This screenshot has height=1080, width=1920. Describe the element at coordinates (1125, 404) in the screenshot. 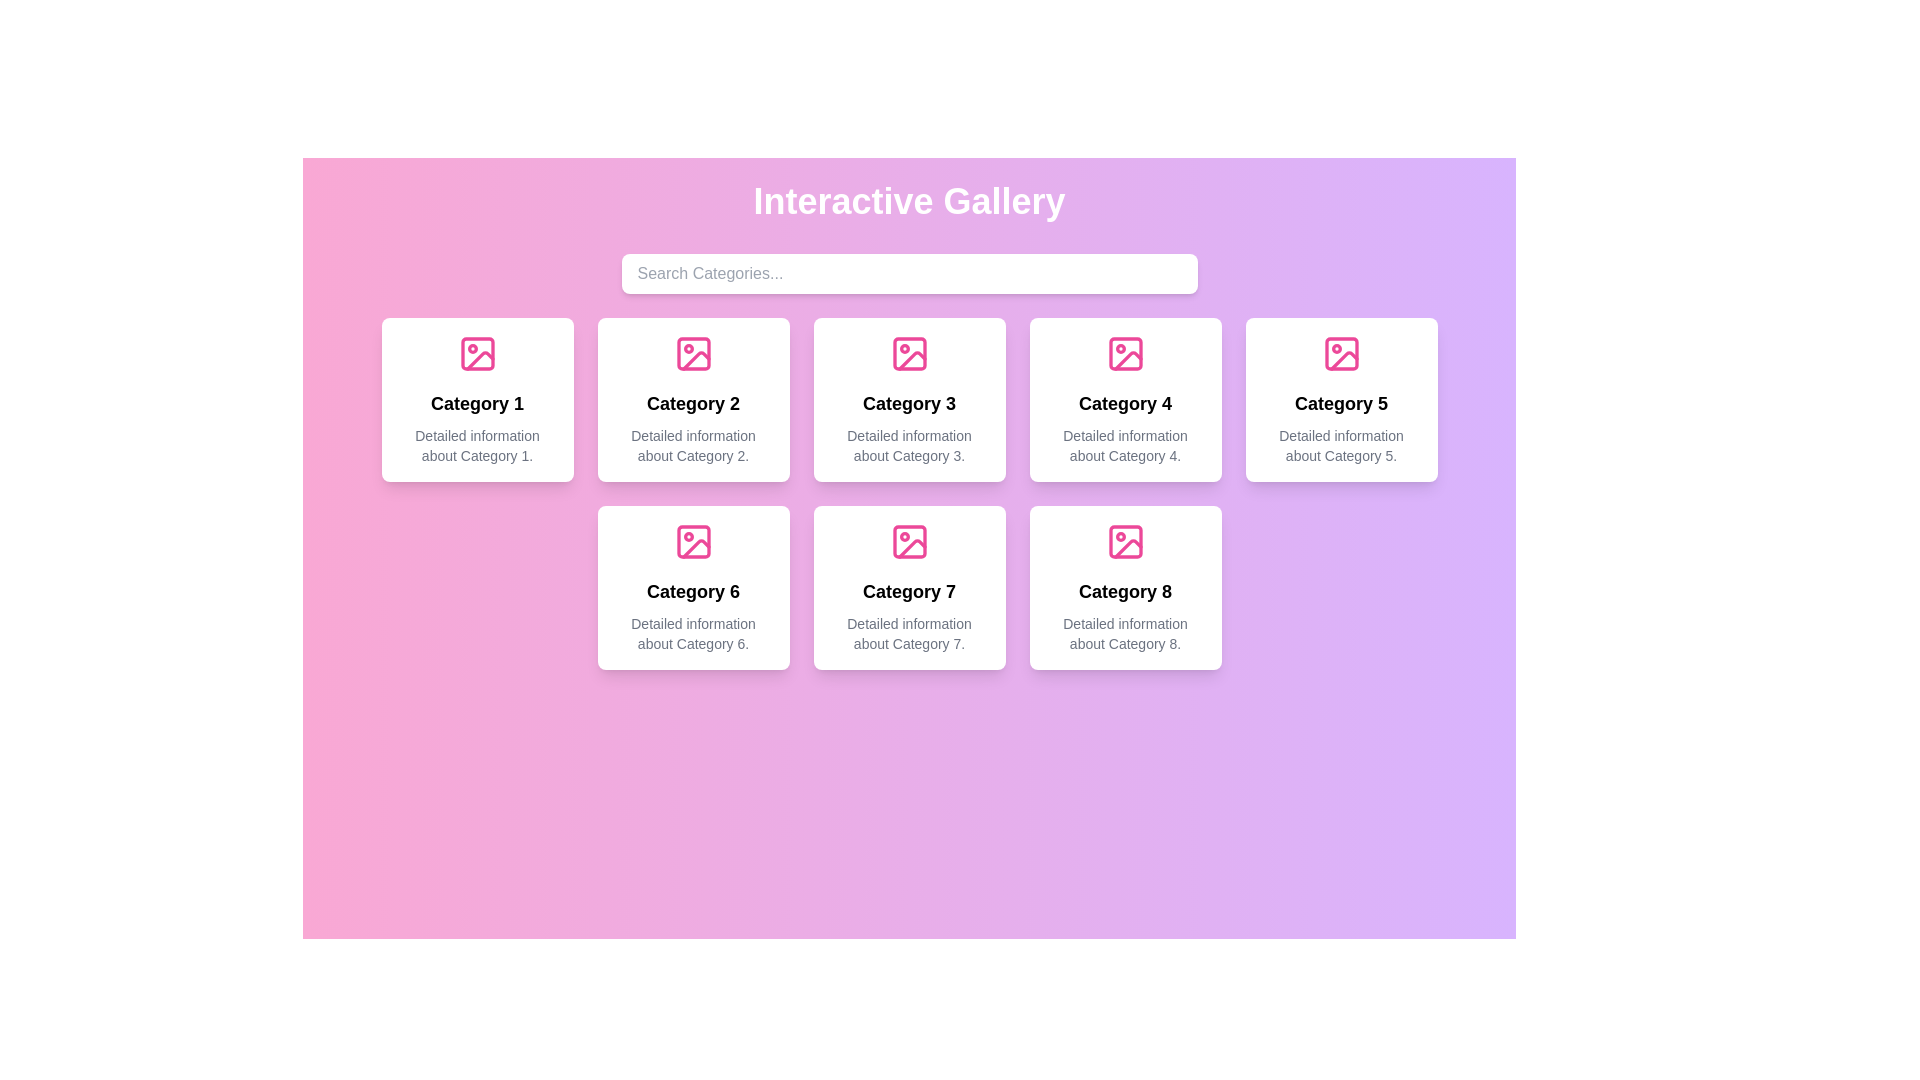

I see `the bold, center-aligned text label saying 'Category 4' located in the fourth card of the top row in the interactive gallery` at that location.